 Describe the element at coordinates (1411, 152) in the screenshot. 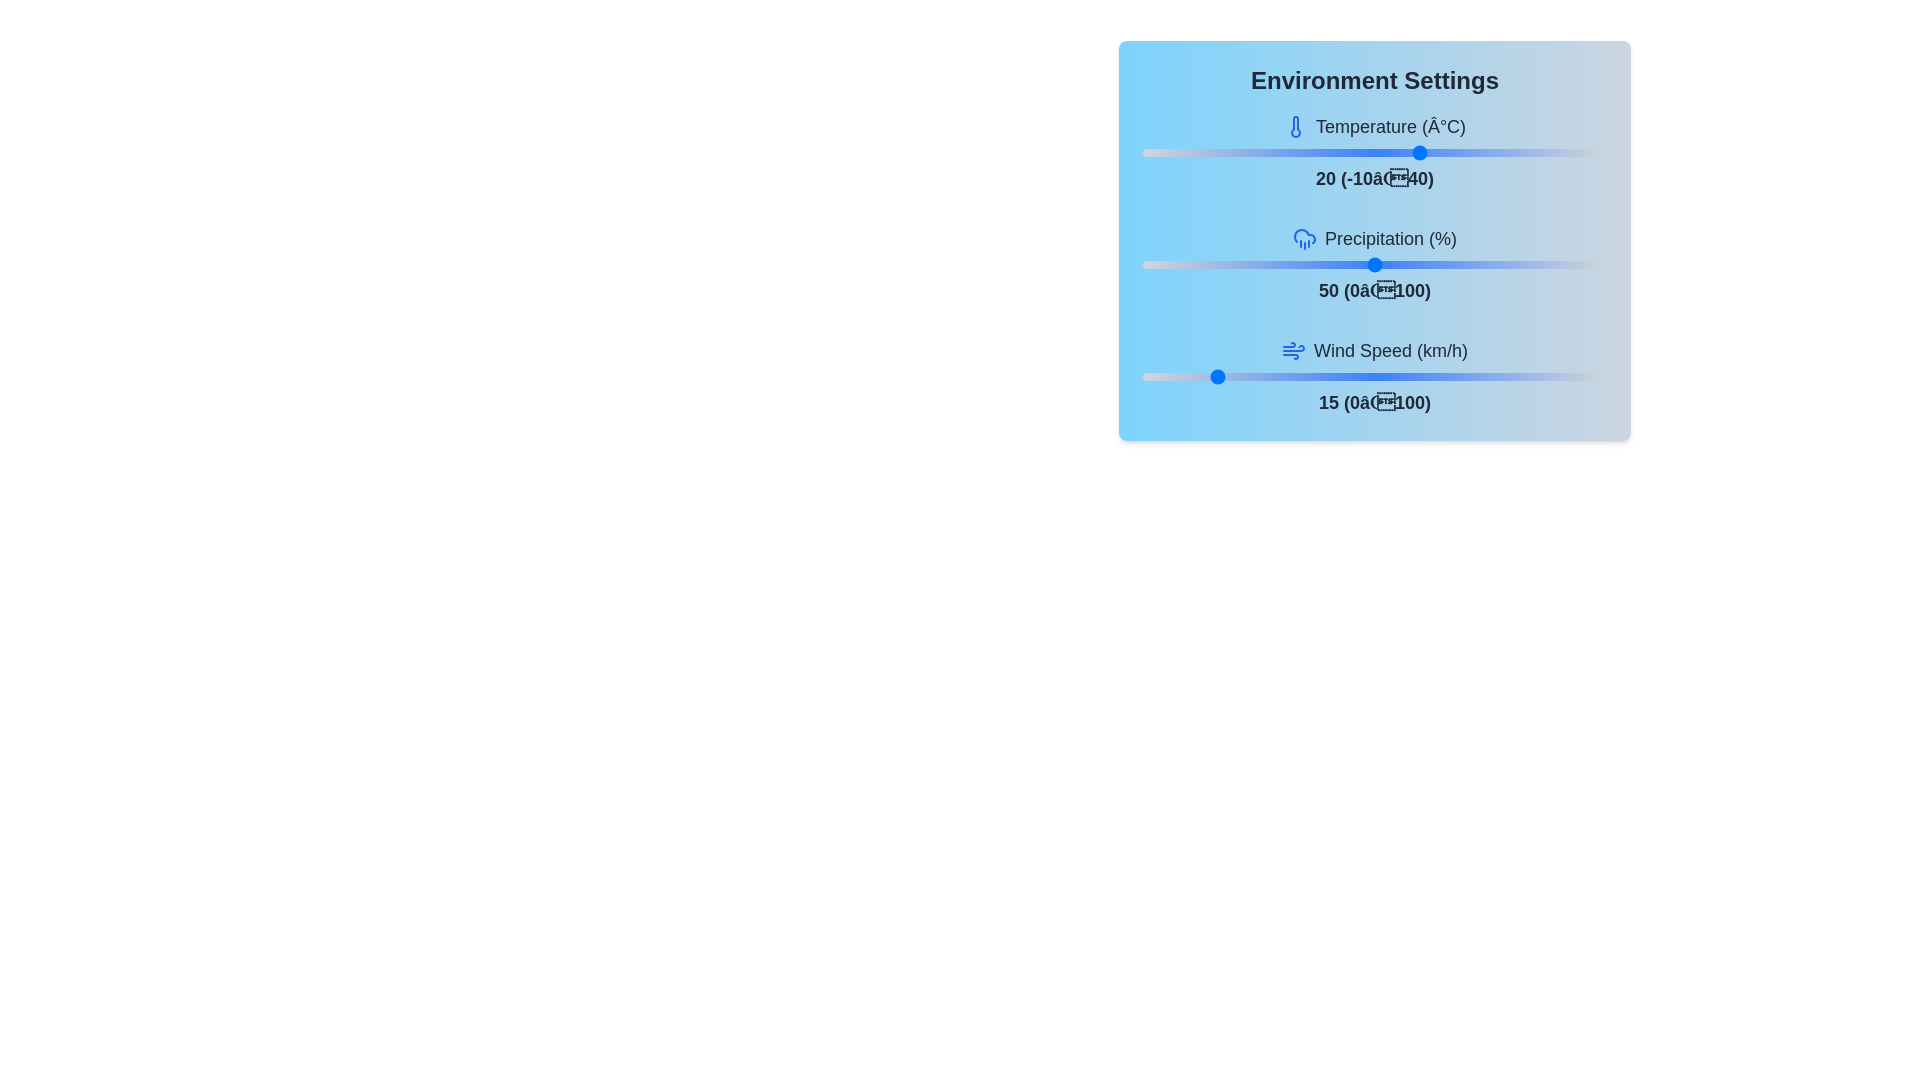

I see `the temperature` at that location.